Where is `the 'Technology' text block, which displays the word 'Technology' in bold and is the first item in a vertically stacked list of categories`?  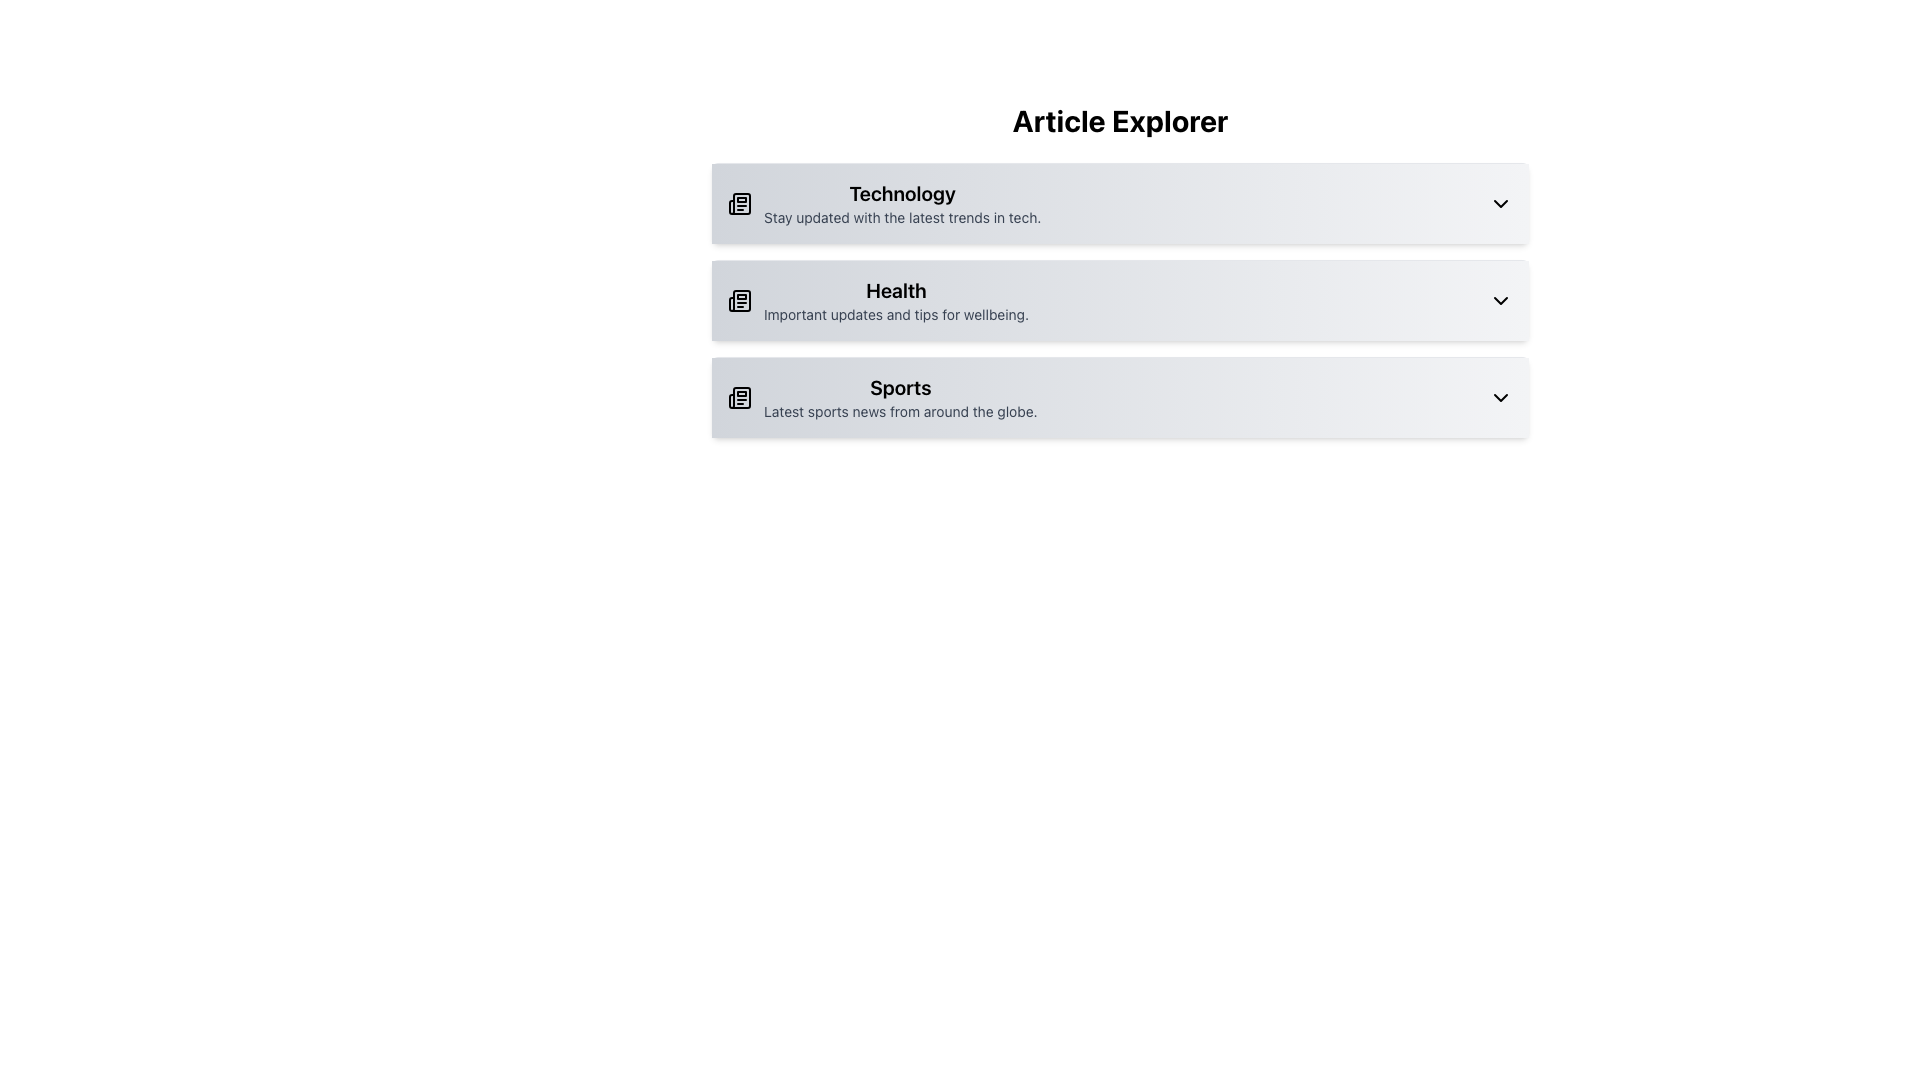
the 'Technology' text block, which displays the word 'Technology' in bold and is the first item in a vertically stacked list of categories is located at coordinates (901, 204).